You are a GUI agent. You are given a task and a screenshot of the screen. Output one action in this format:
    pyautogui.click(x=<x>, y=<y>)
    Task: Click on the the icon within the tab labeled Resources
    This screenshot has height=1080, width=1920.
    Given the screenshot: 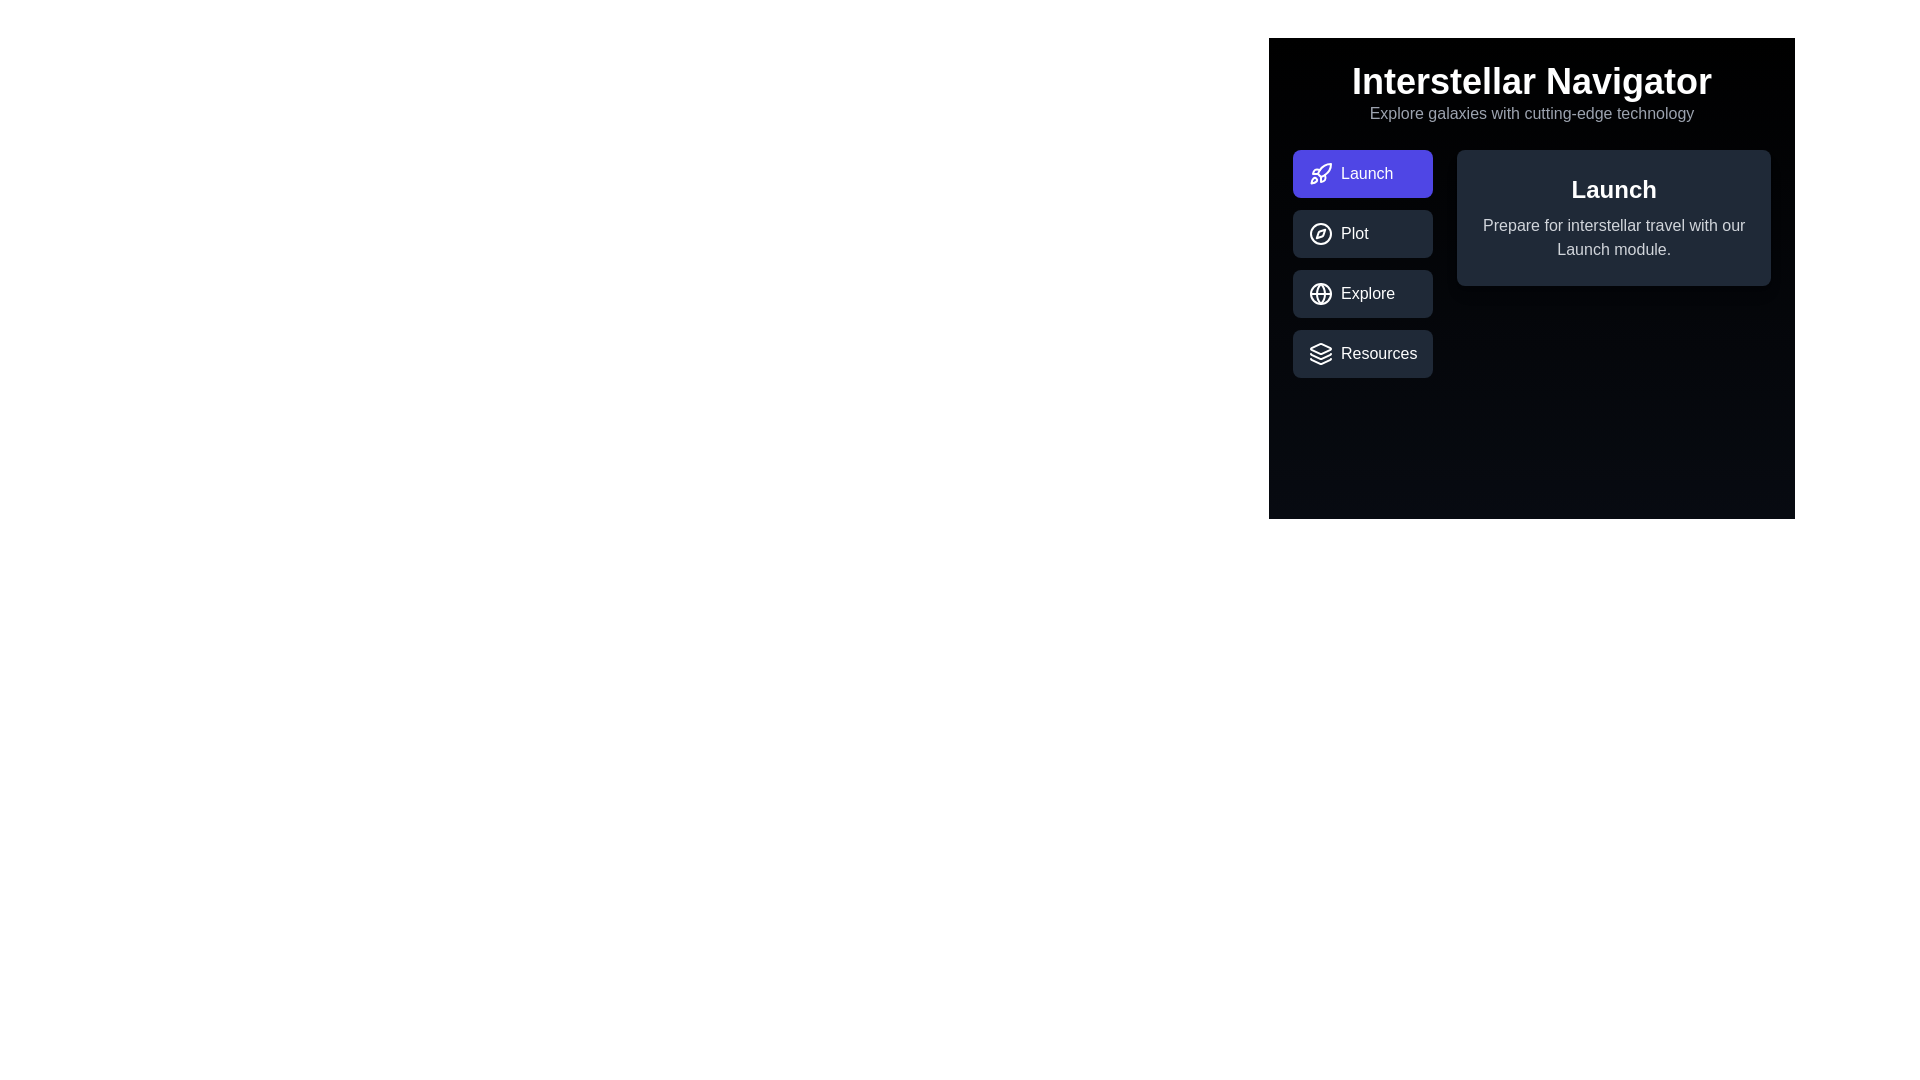 What is the action you would take?
    pyautogui.click(x=1320, y=353)
    